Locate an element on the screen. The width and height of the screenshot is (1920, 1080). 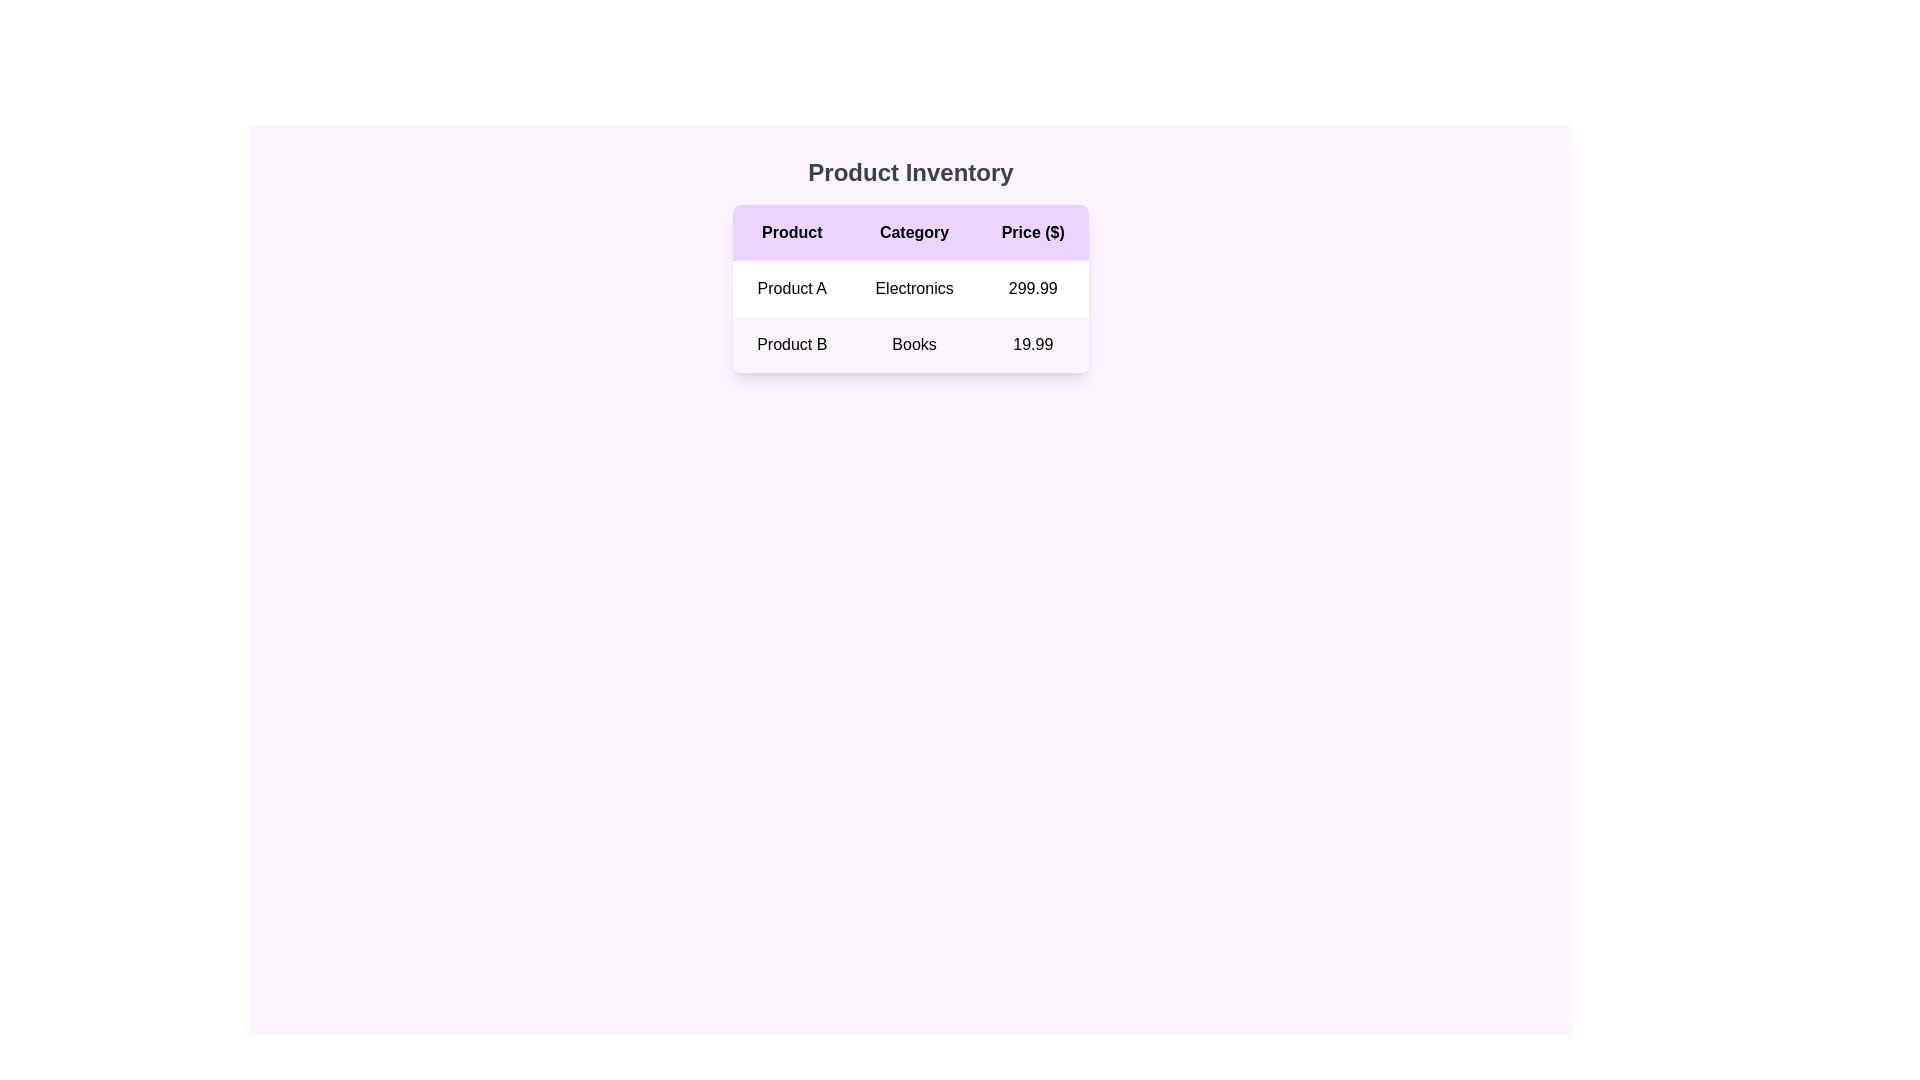
text displayed in the first column and first row of the product table, which identifies 'Product A' as the product name is located at coordinates (791, 289).